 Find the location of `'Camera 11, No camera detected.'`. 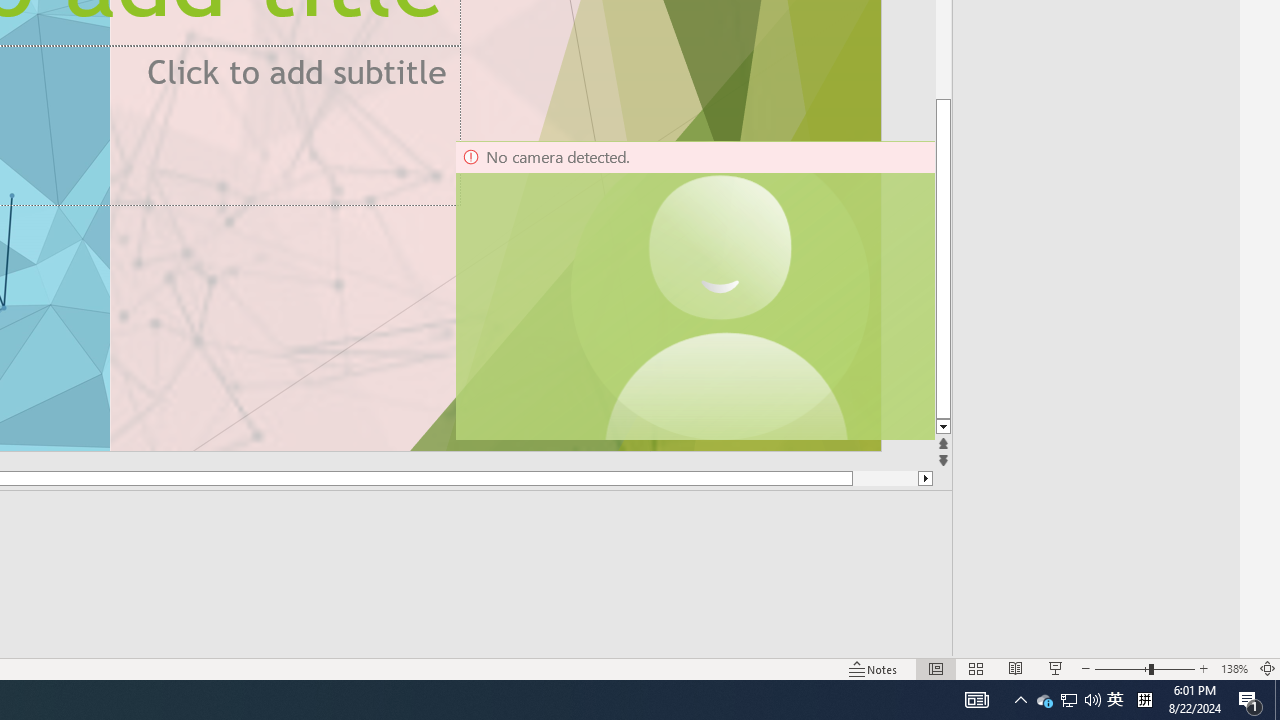

'Camera 11, No camera detected.' is located at coordinates (720, 290).